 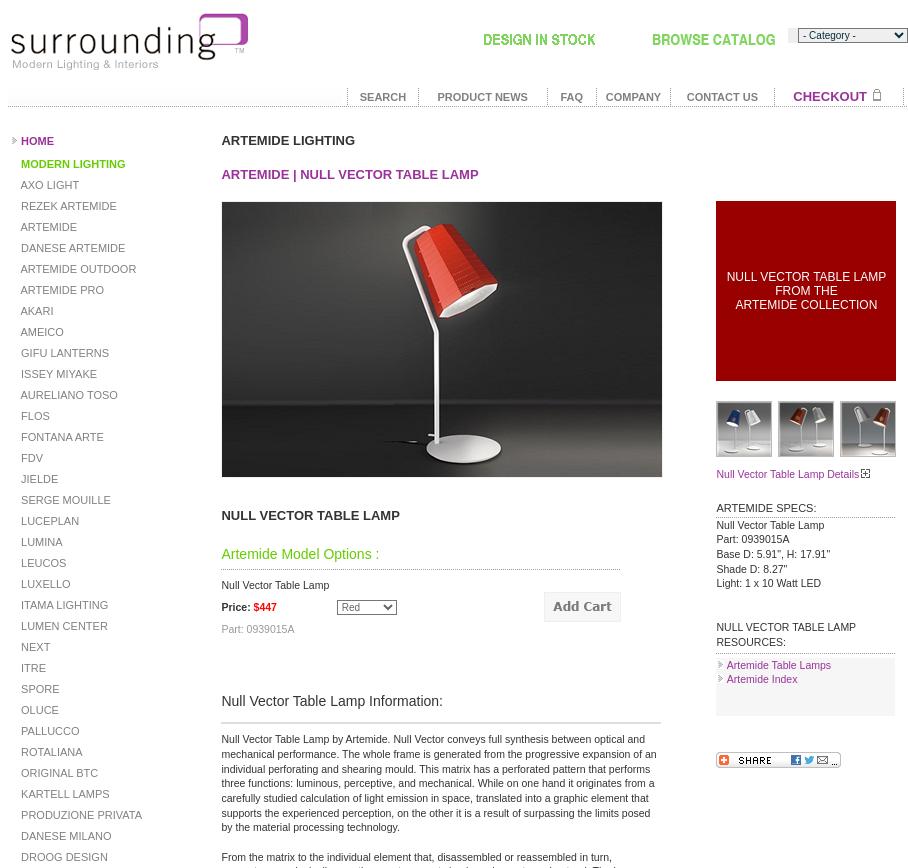 What do you see at coordinates (16, 731) in the screenshot?
I see `'PALLUCCO'` at bounding box center [16, 731].